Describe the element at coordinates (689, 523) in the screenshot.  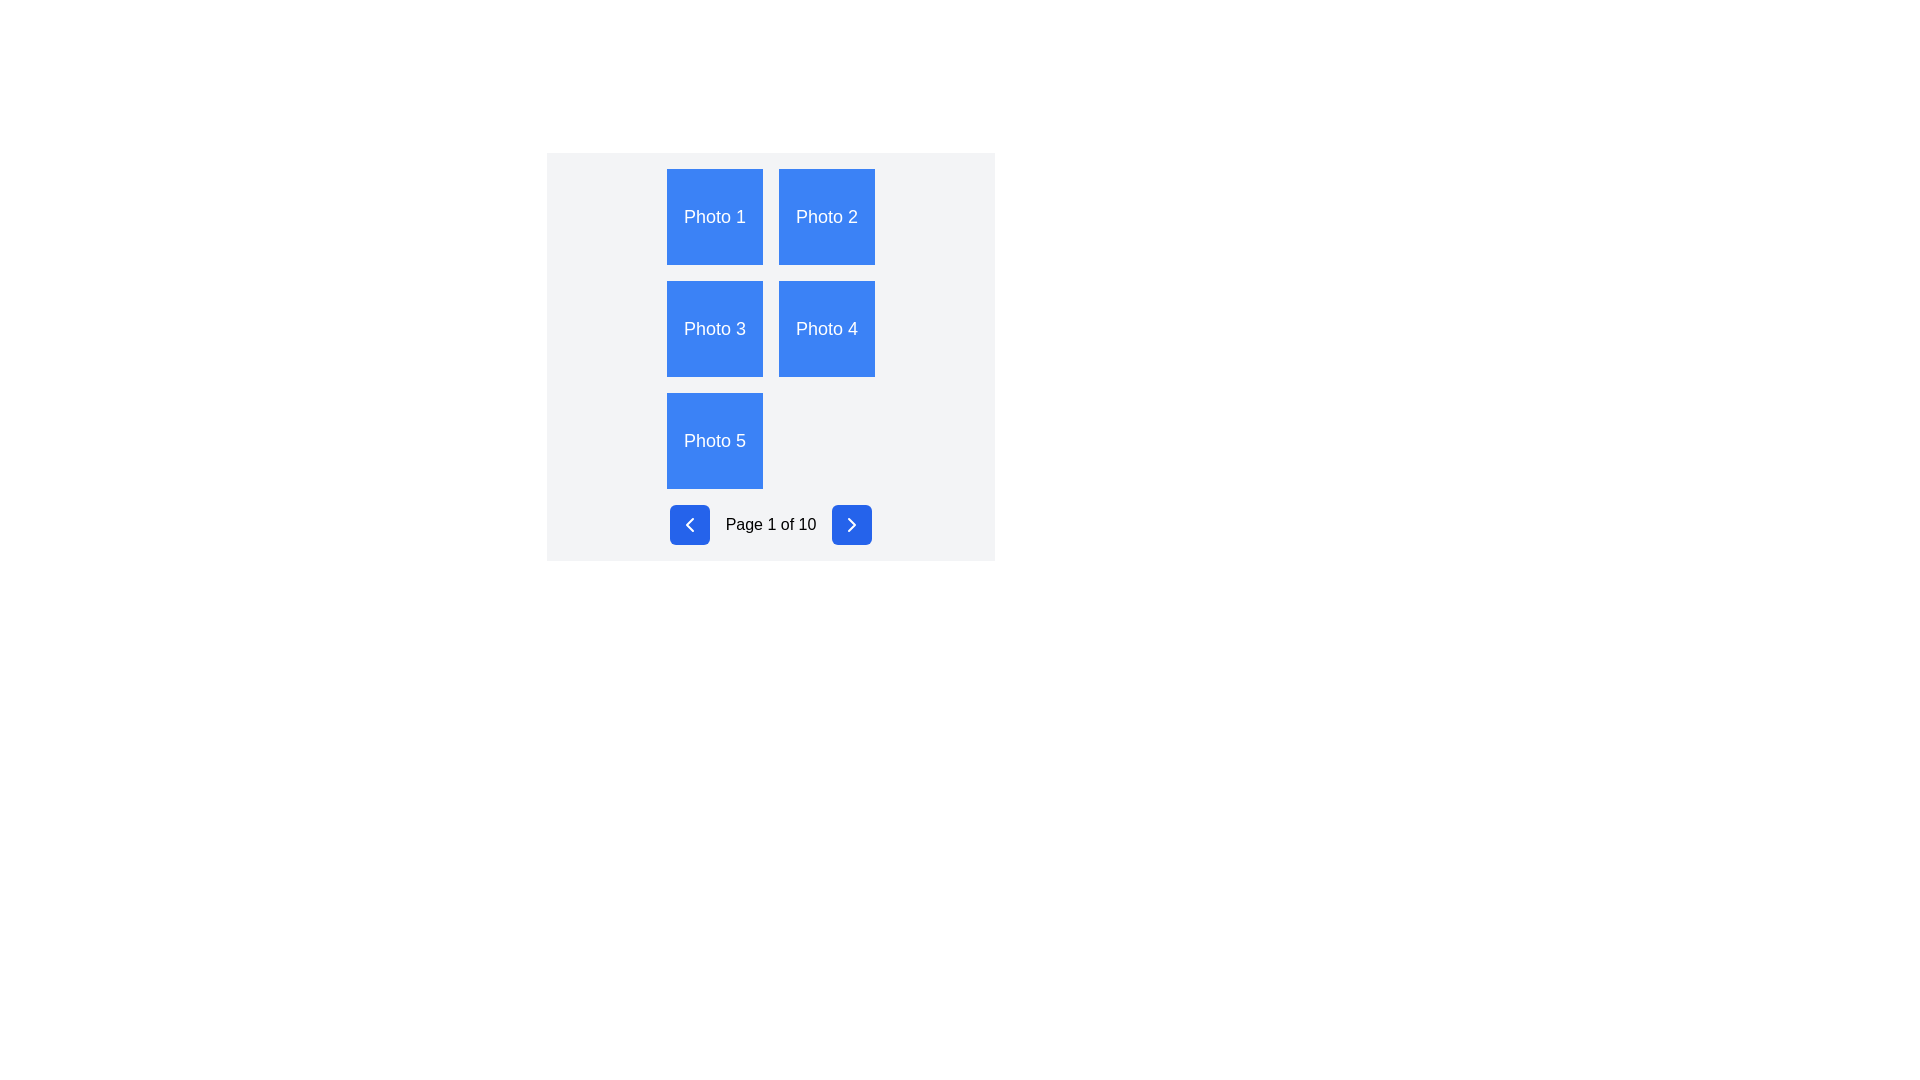
I see `the blue square button with a leftward-pointing white chevron icon located at the bottom-left of the pagination section` at that location.